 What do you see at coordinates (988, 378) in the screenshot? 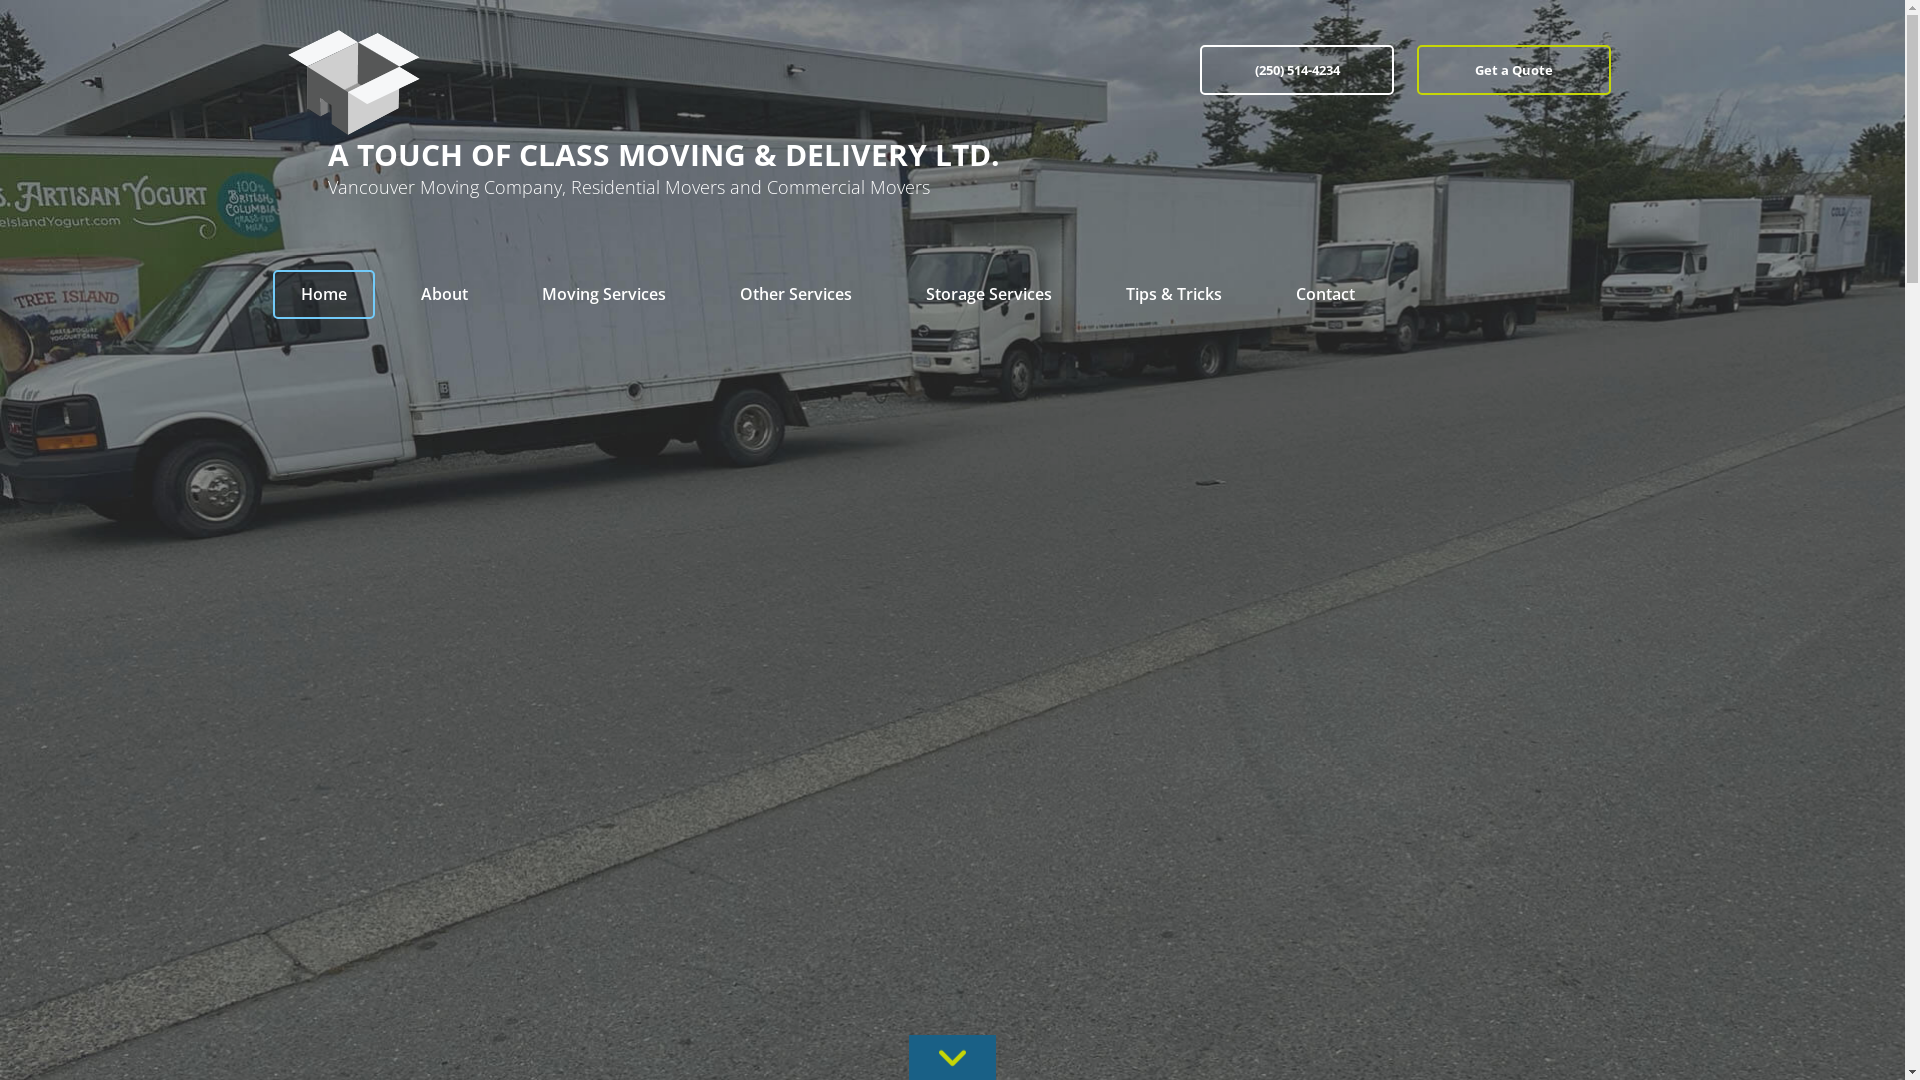
I see `'Long Term Storage'` at bounding box center [988, 378].